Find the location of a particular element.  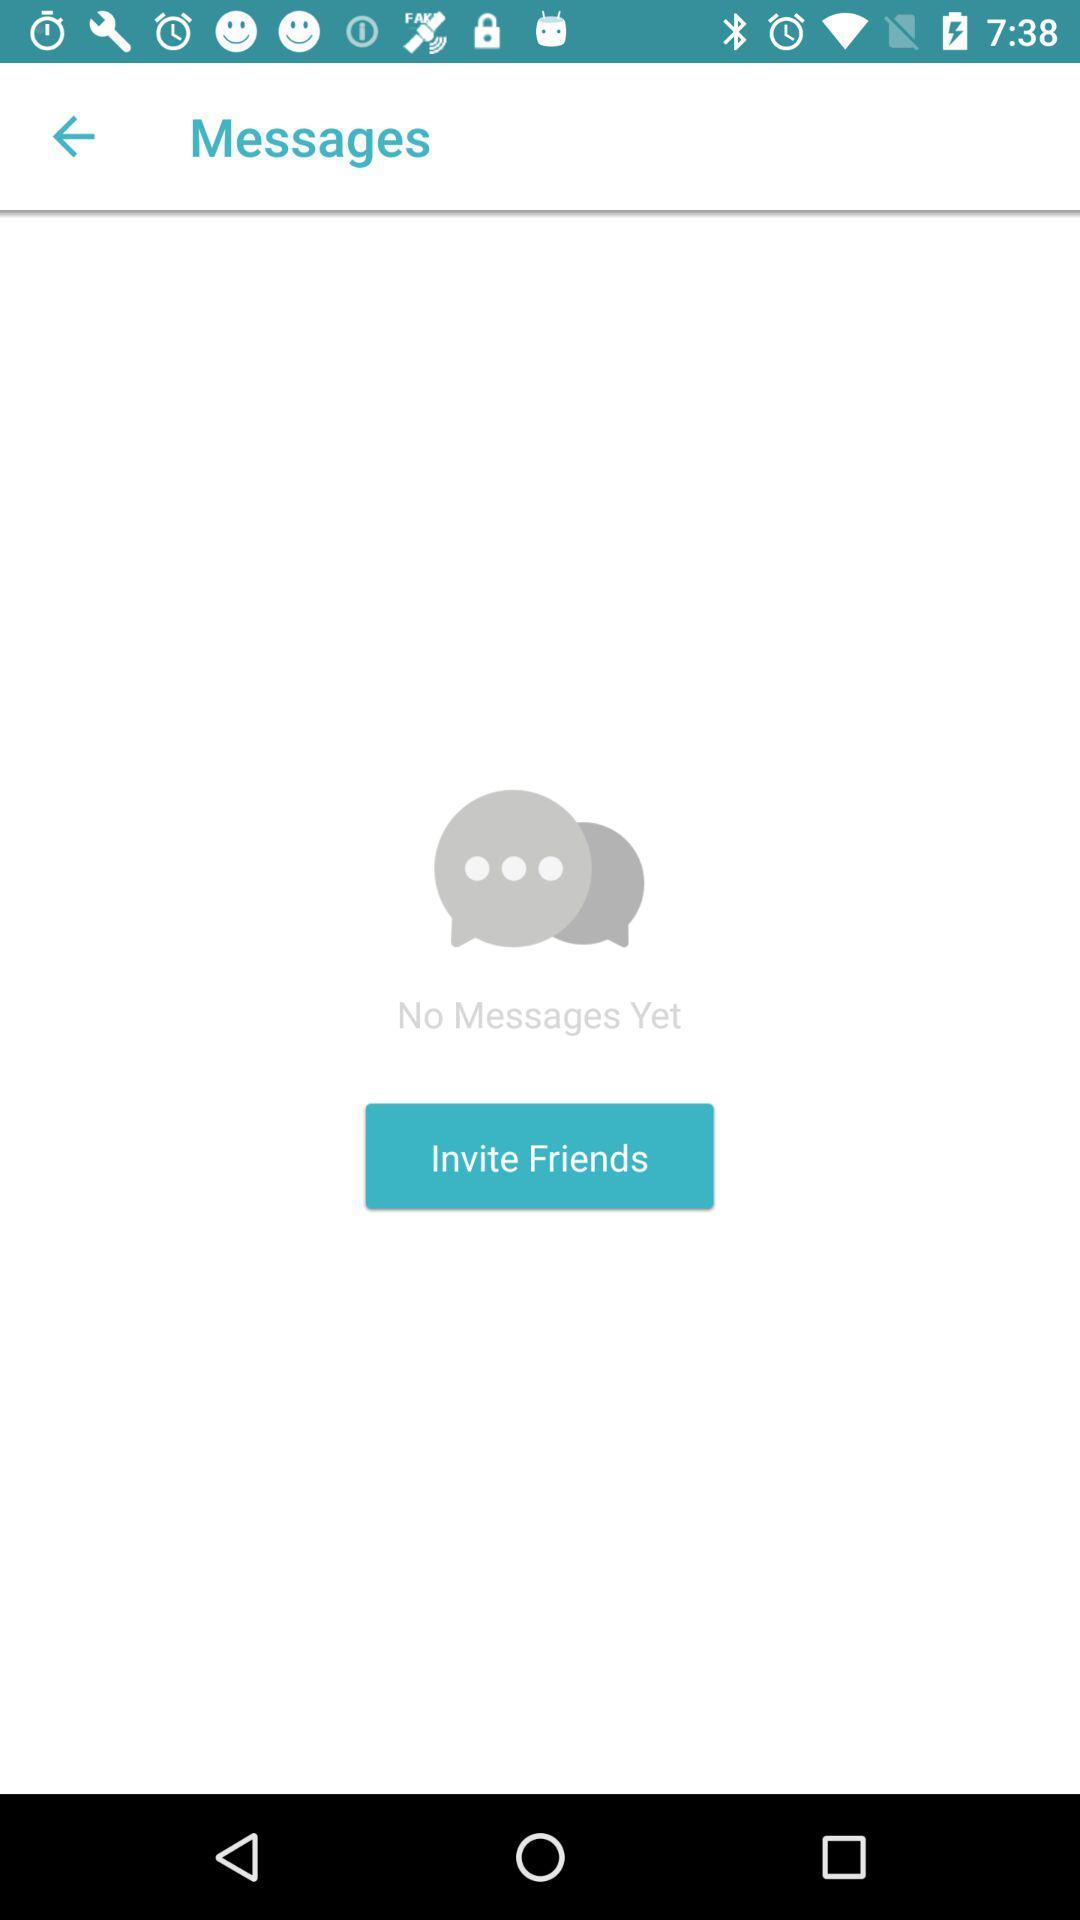

the icon below the no messages yet icon is located at coordinates (538, 1157).